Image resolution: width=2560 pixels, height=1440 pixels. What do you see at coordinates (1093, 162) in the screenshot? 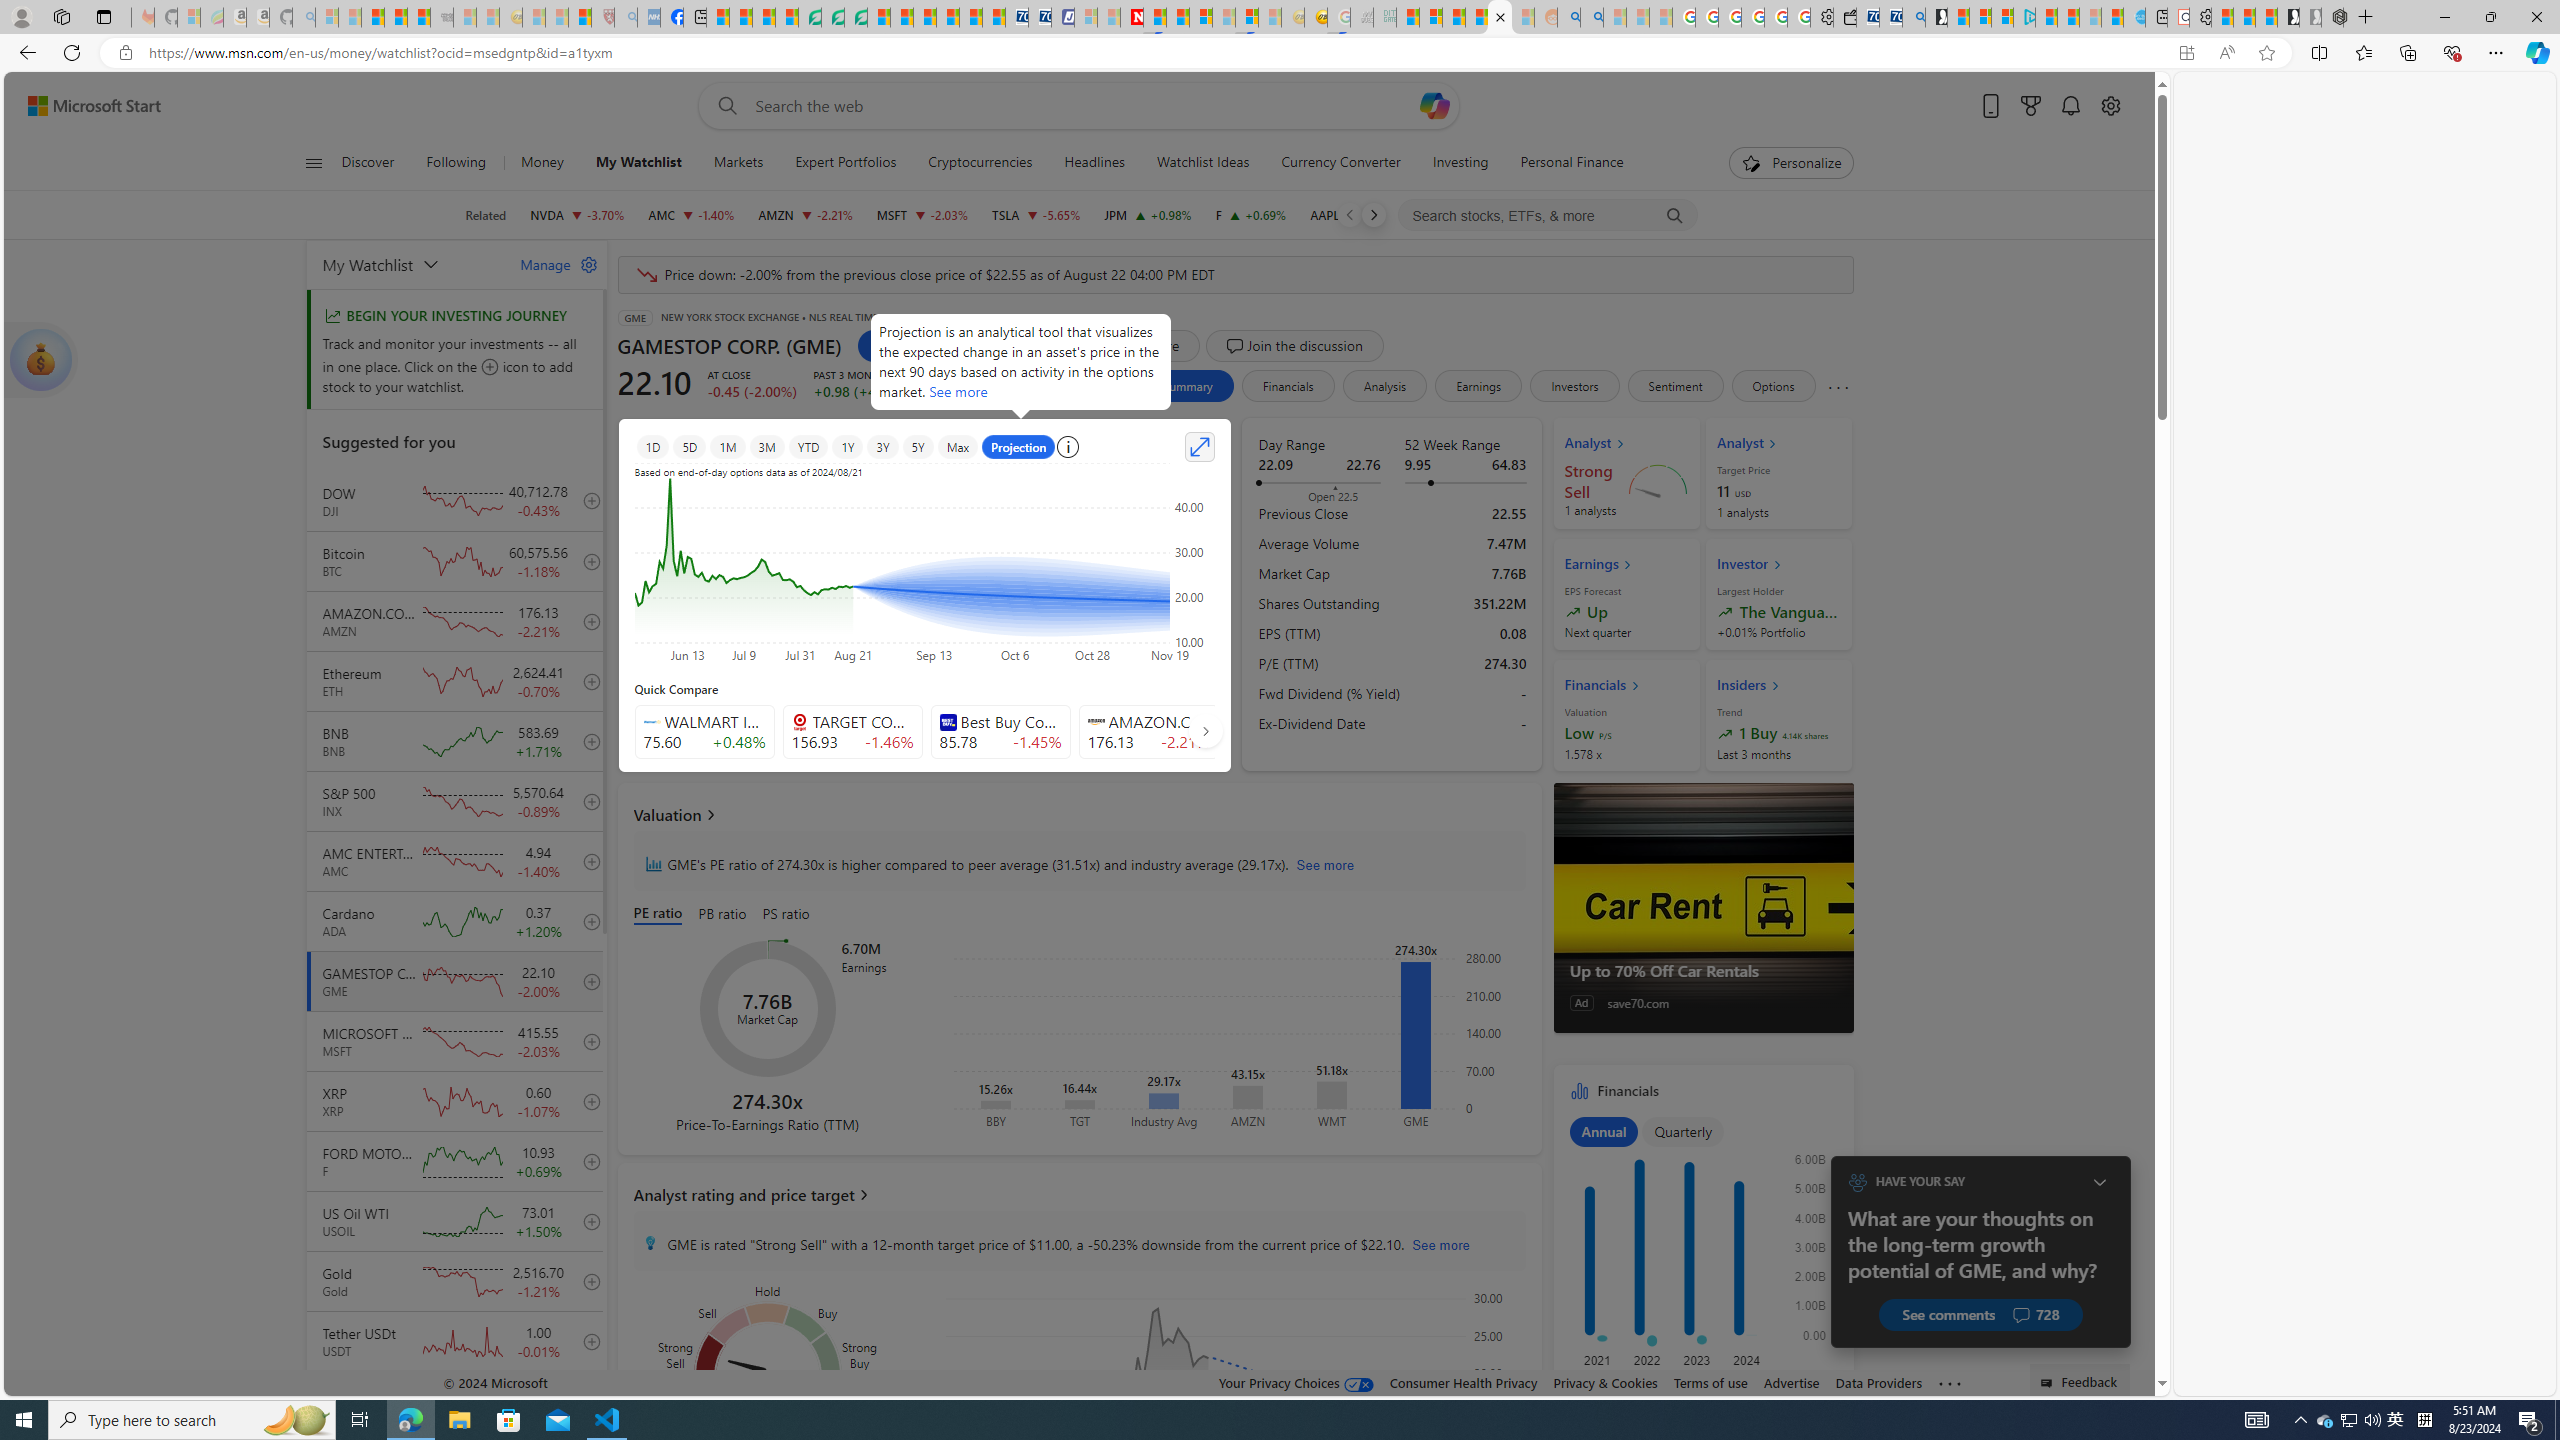
I see `'Headlines'` at bounding box center [1093, 162].